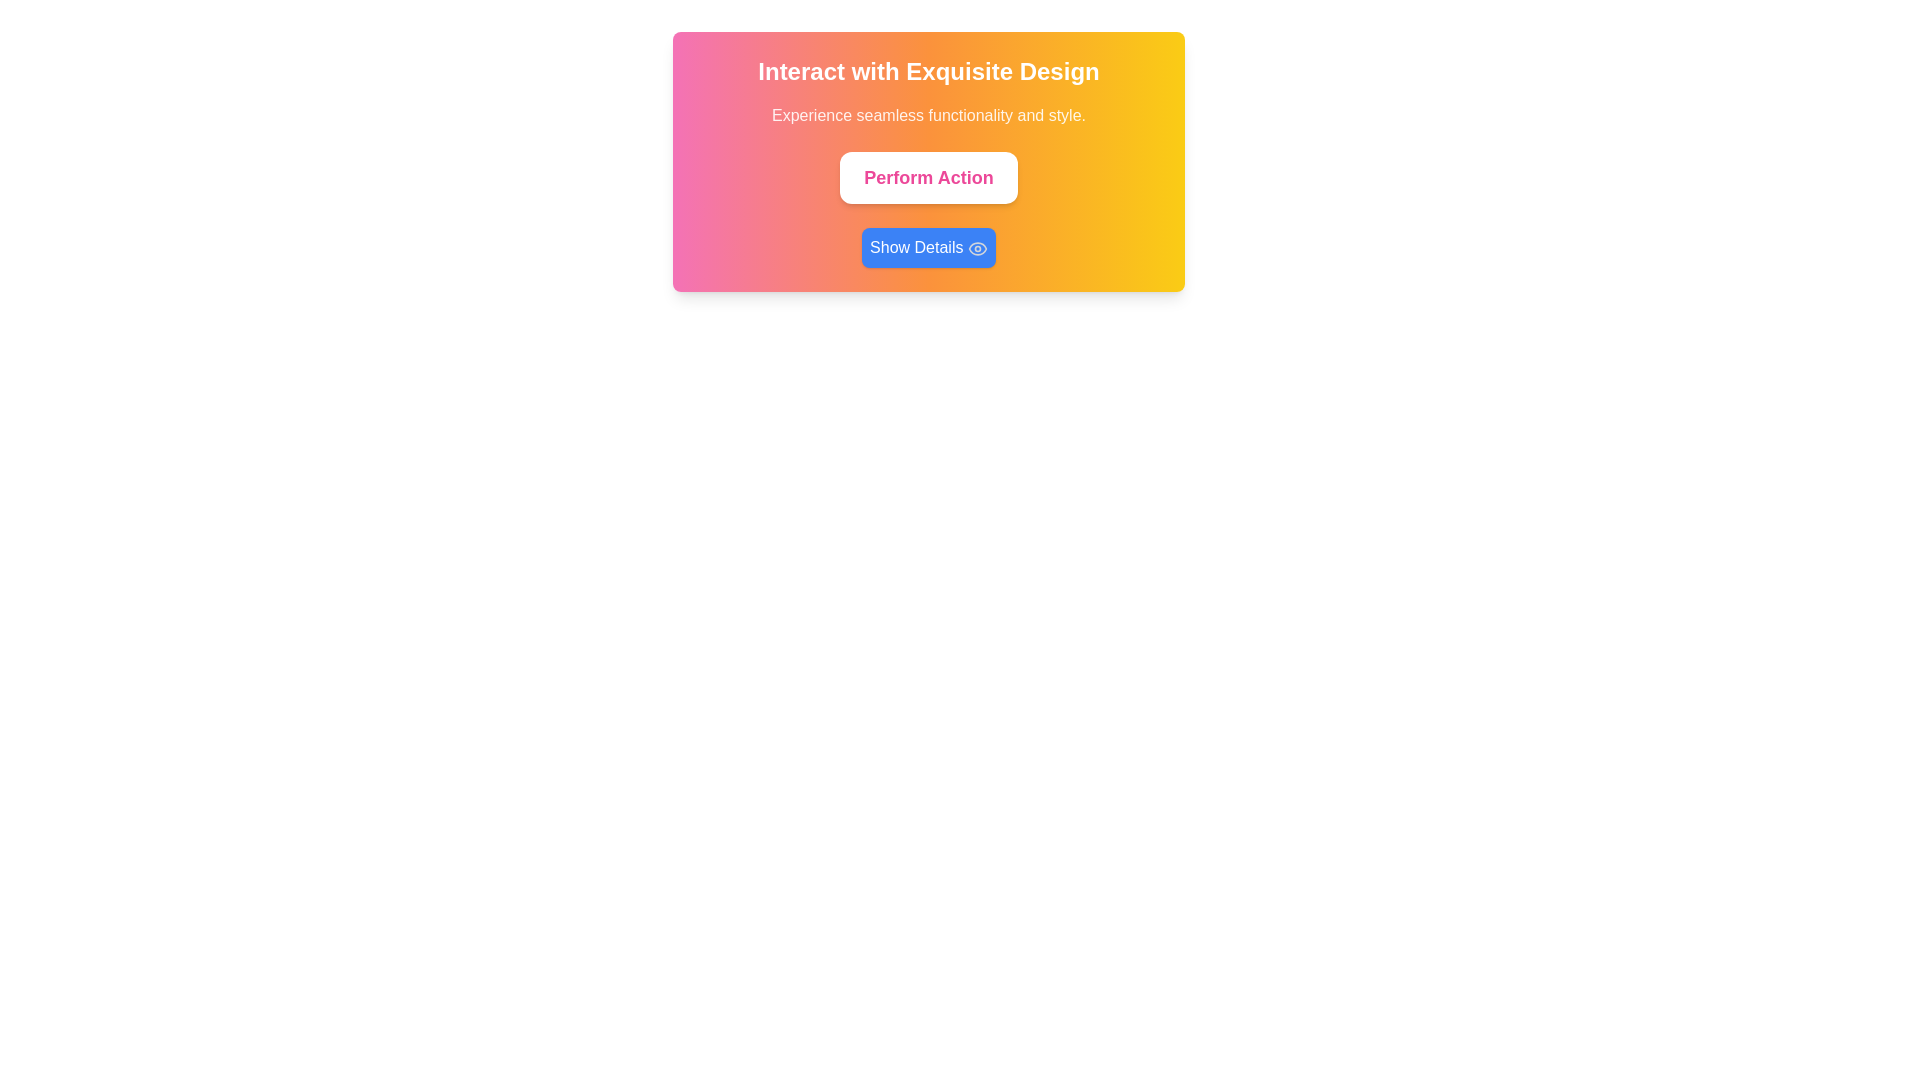 Image resolution: width=1920 pixels, height=1080 pixels. I want to click on the bold, large-sized text reading 'Interact with Exquisite Design' that is positioned at the top center of its card with a gradient background, so click(928, 71).